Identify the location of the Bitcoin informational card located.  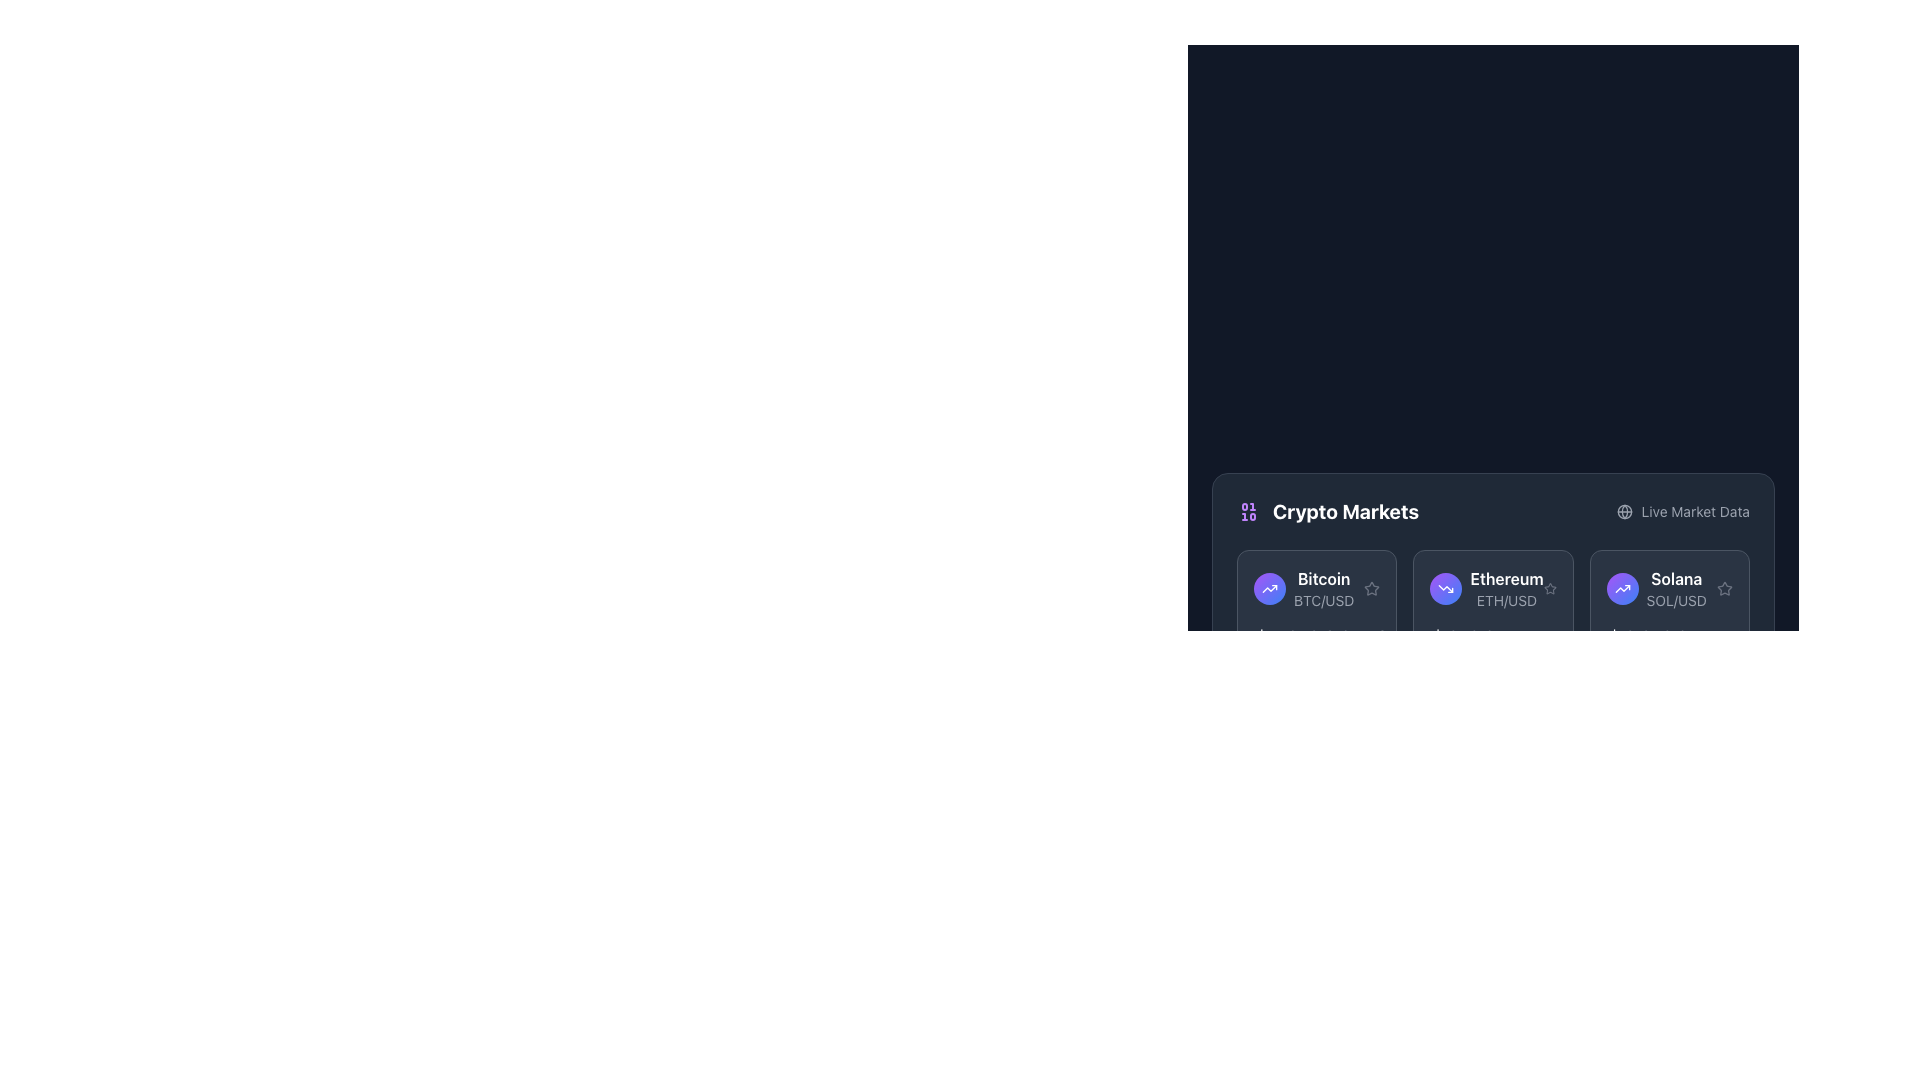
(1304, 588).